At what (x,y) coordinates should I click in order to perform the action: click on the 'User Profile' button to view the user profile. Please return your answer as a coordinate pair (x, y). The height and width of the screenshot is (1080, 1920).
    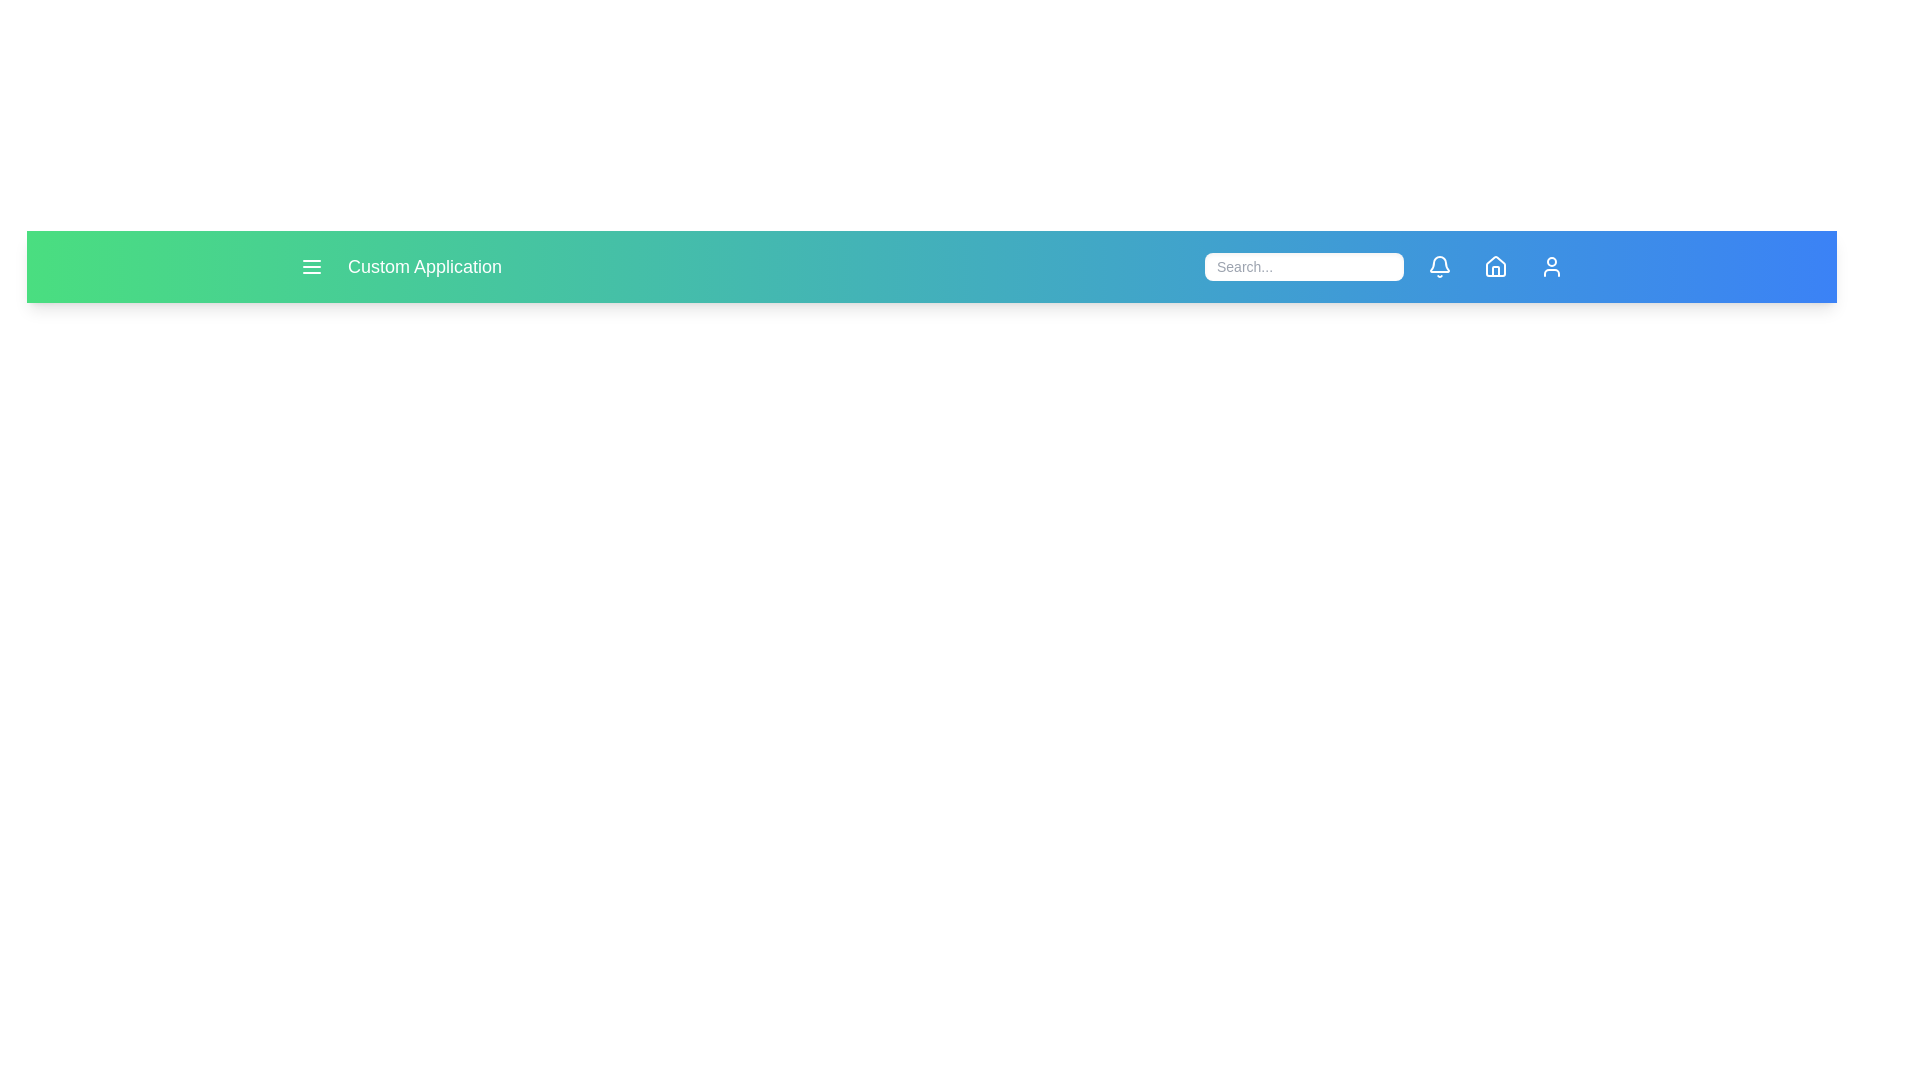
    Looking at the image, I should click on (1550, 265).